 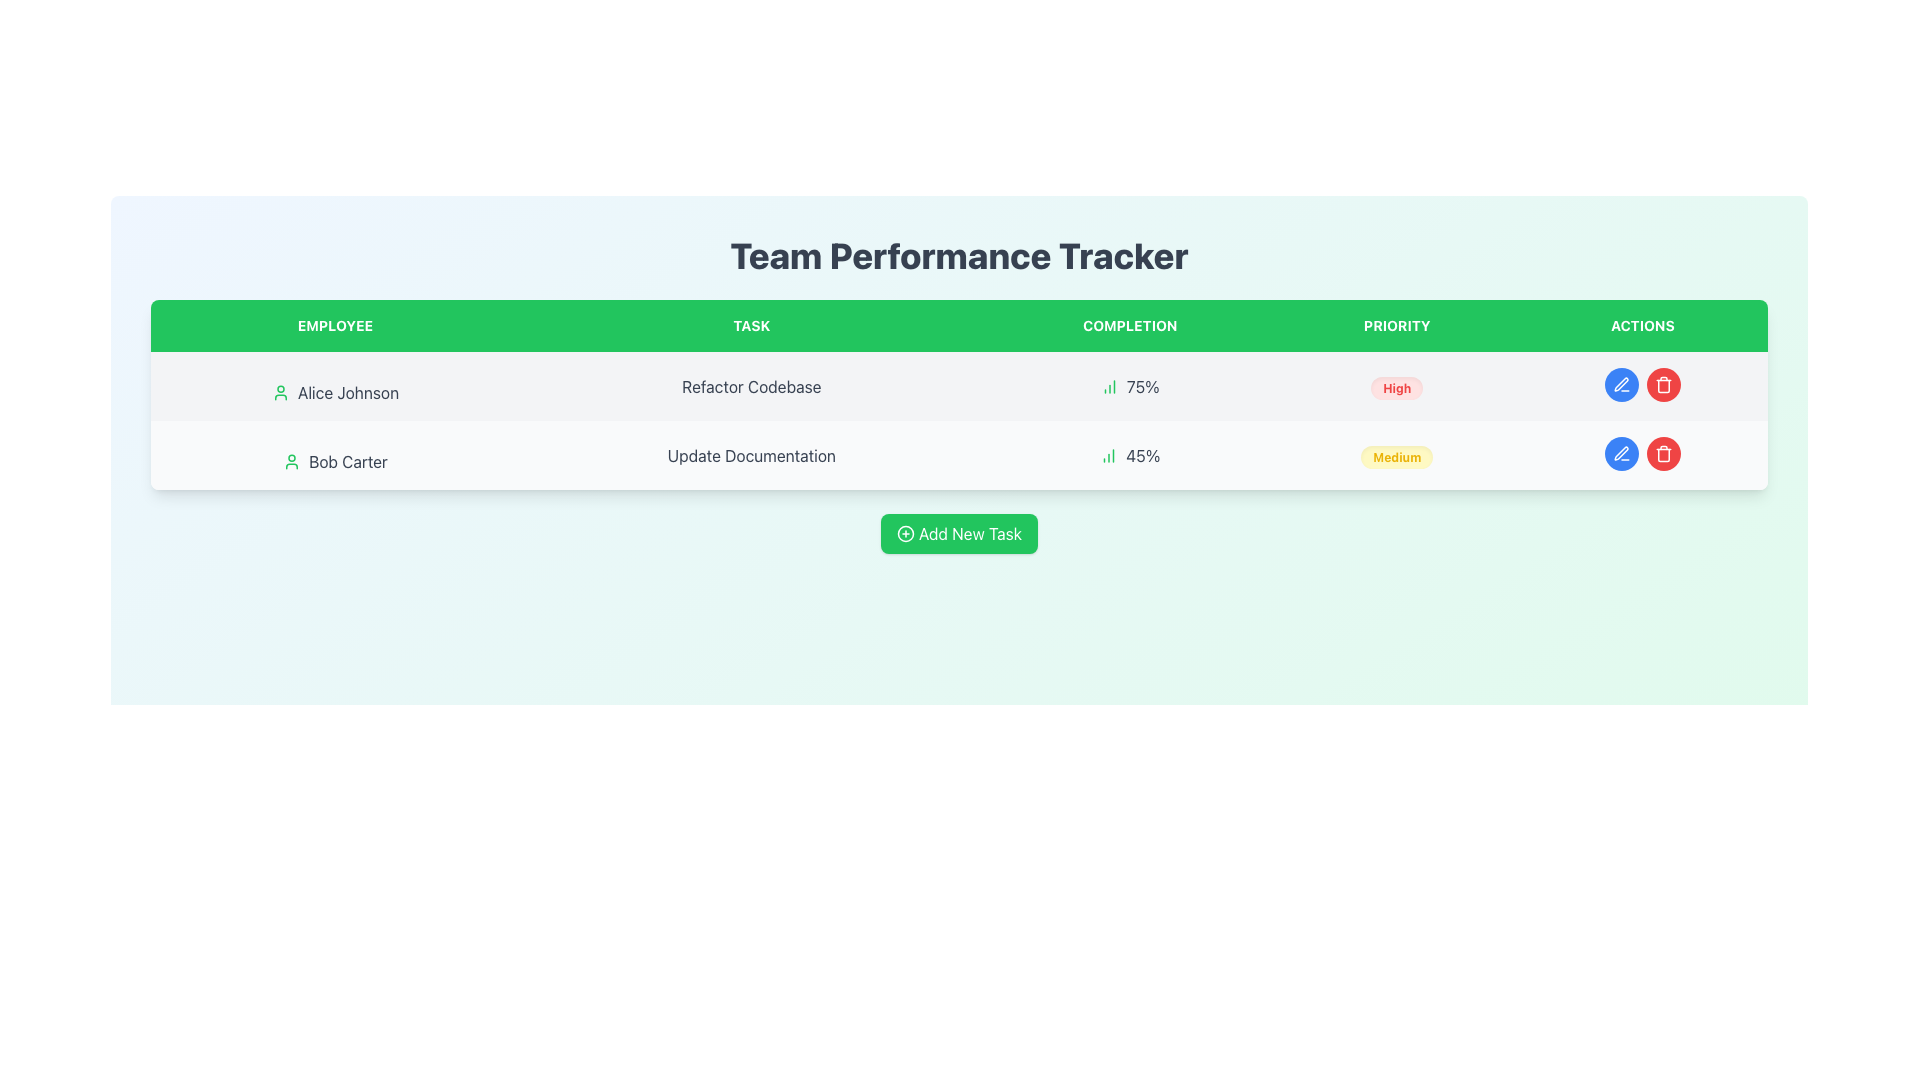 What do you see at coordinates (1663, 454) in the screenshot?
I see `the delete button located in the 'Actions' column of the second row in the table, associated with the task 'Update Documentation.'` at bounding box center [1663, 454].